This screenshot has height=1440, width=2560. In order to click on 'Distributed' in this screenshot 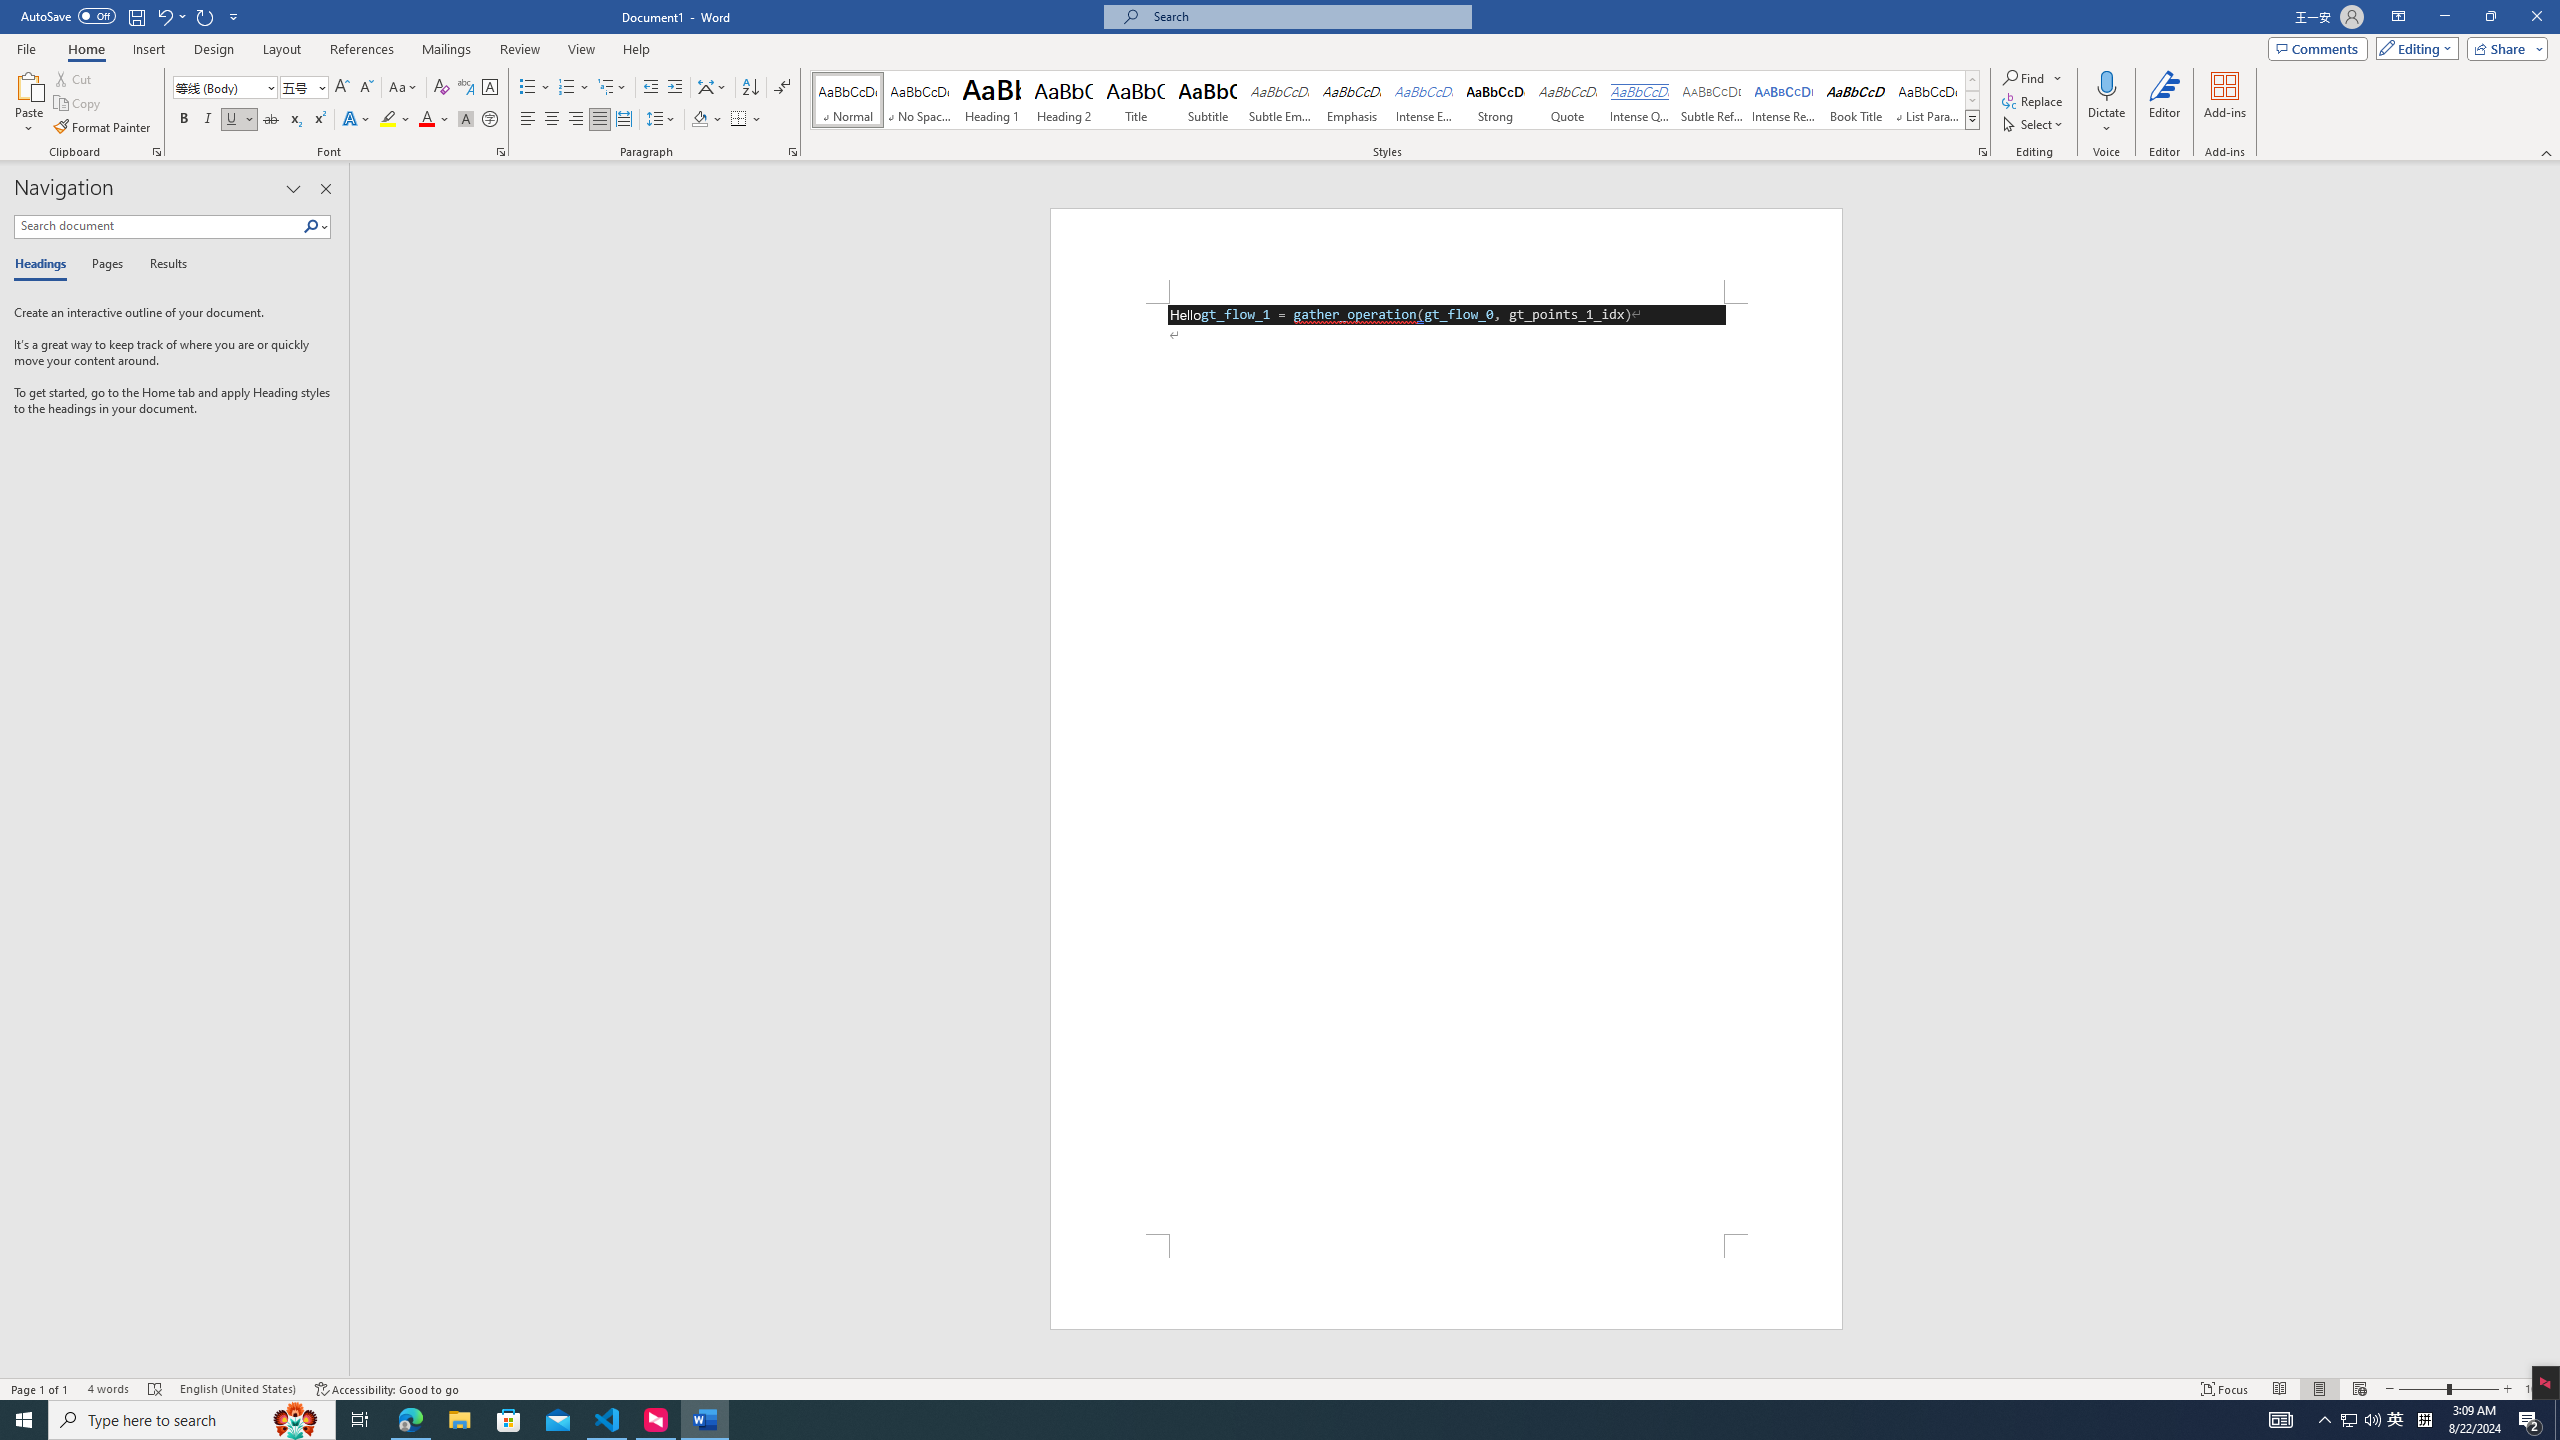, I will do `click(623, 118)`.